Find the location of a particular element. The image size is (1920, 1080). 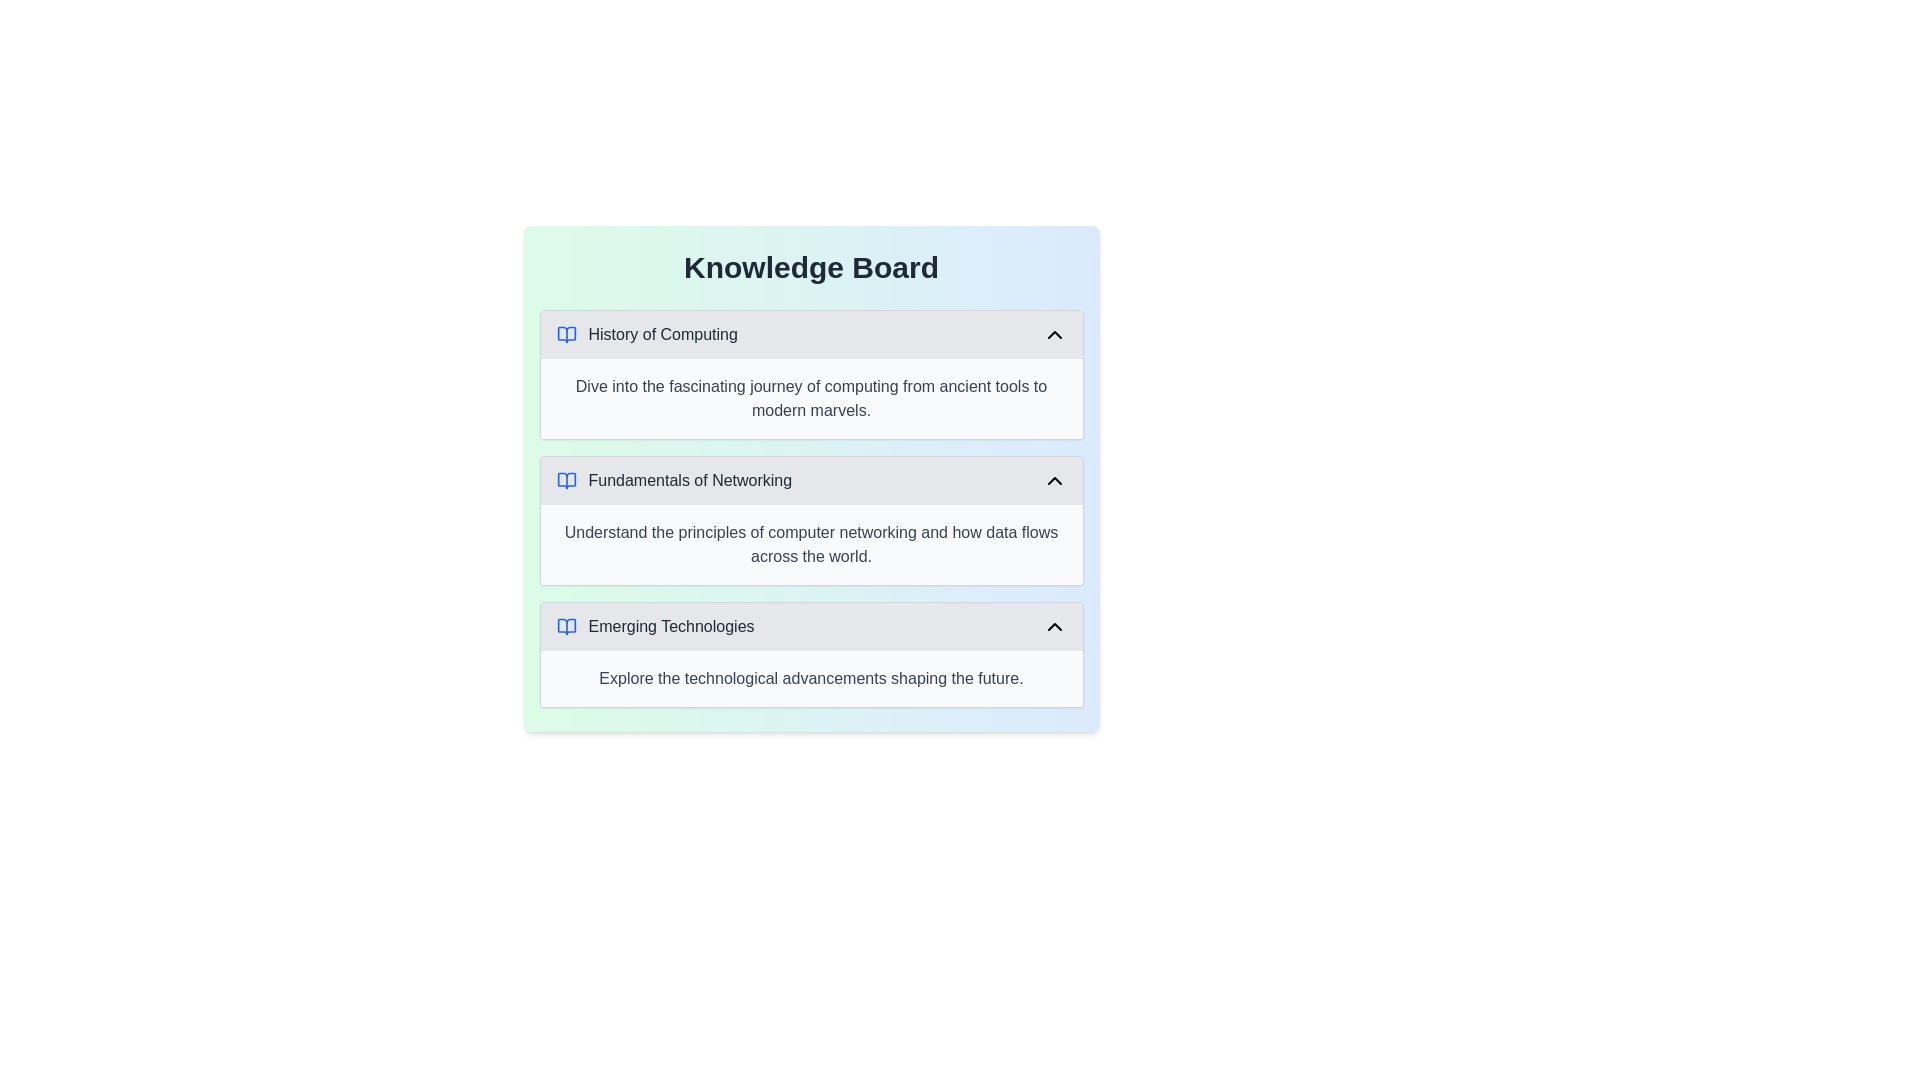

the small blue SVG graphic icon depicting an open book, located to the left of the 'Emerging Technologies' label in the UI is located at coordinates (565, 626).